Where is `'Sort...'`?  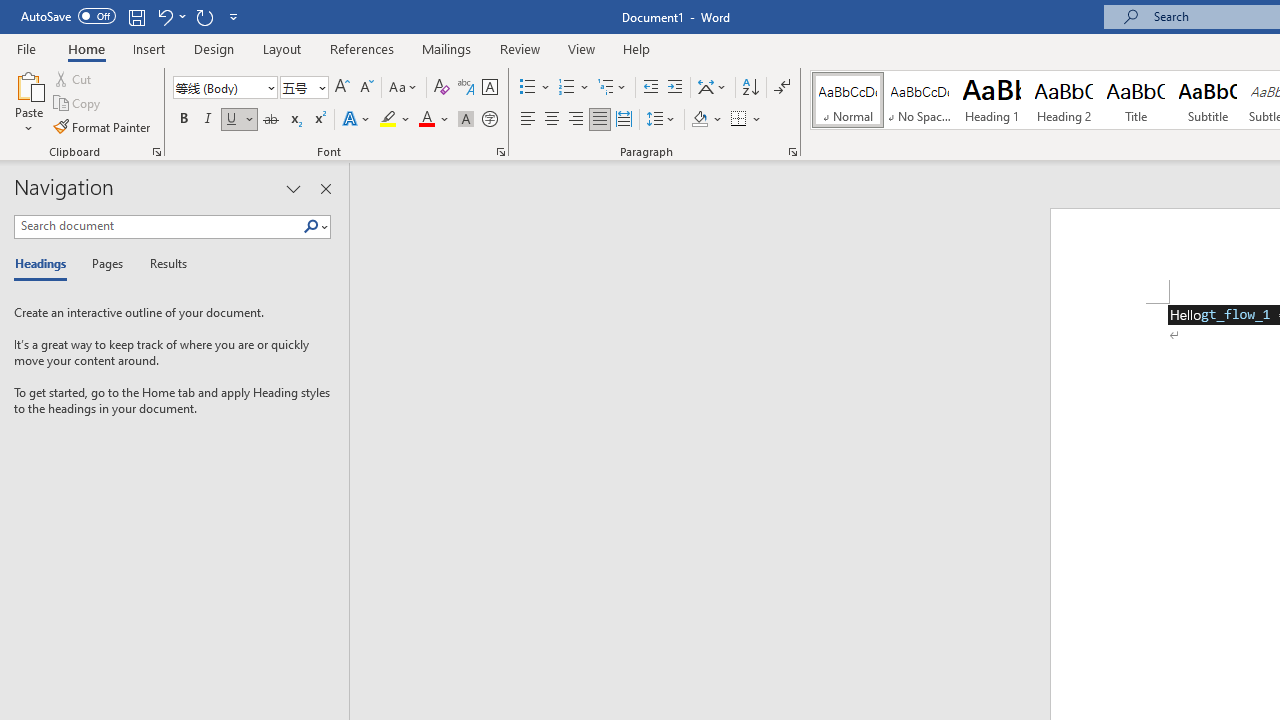 'Sort...' is located at coordinates (749, 86).